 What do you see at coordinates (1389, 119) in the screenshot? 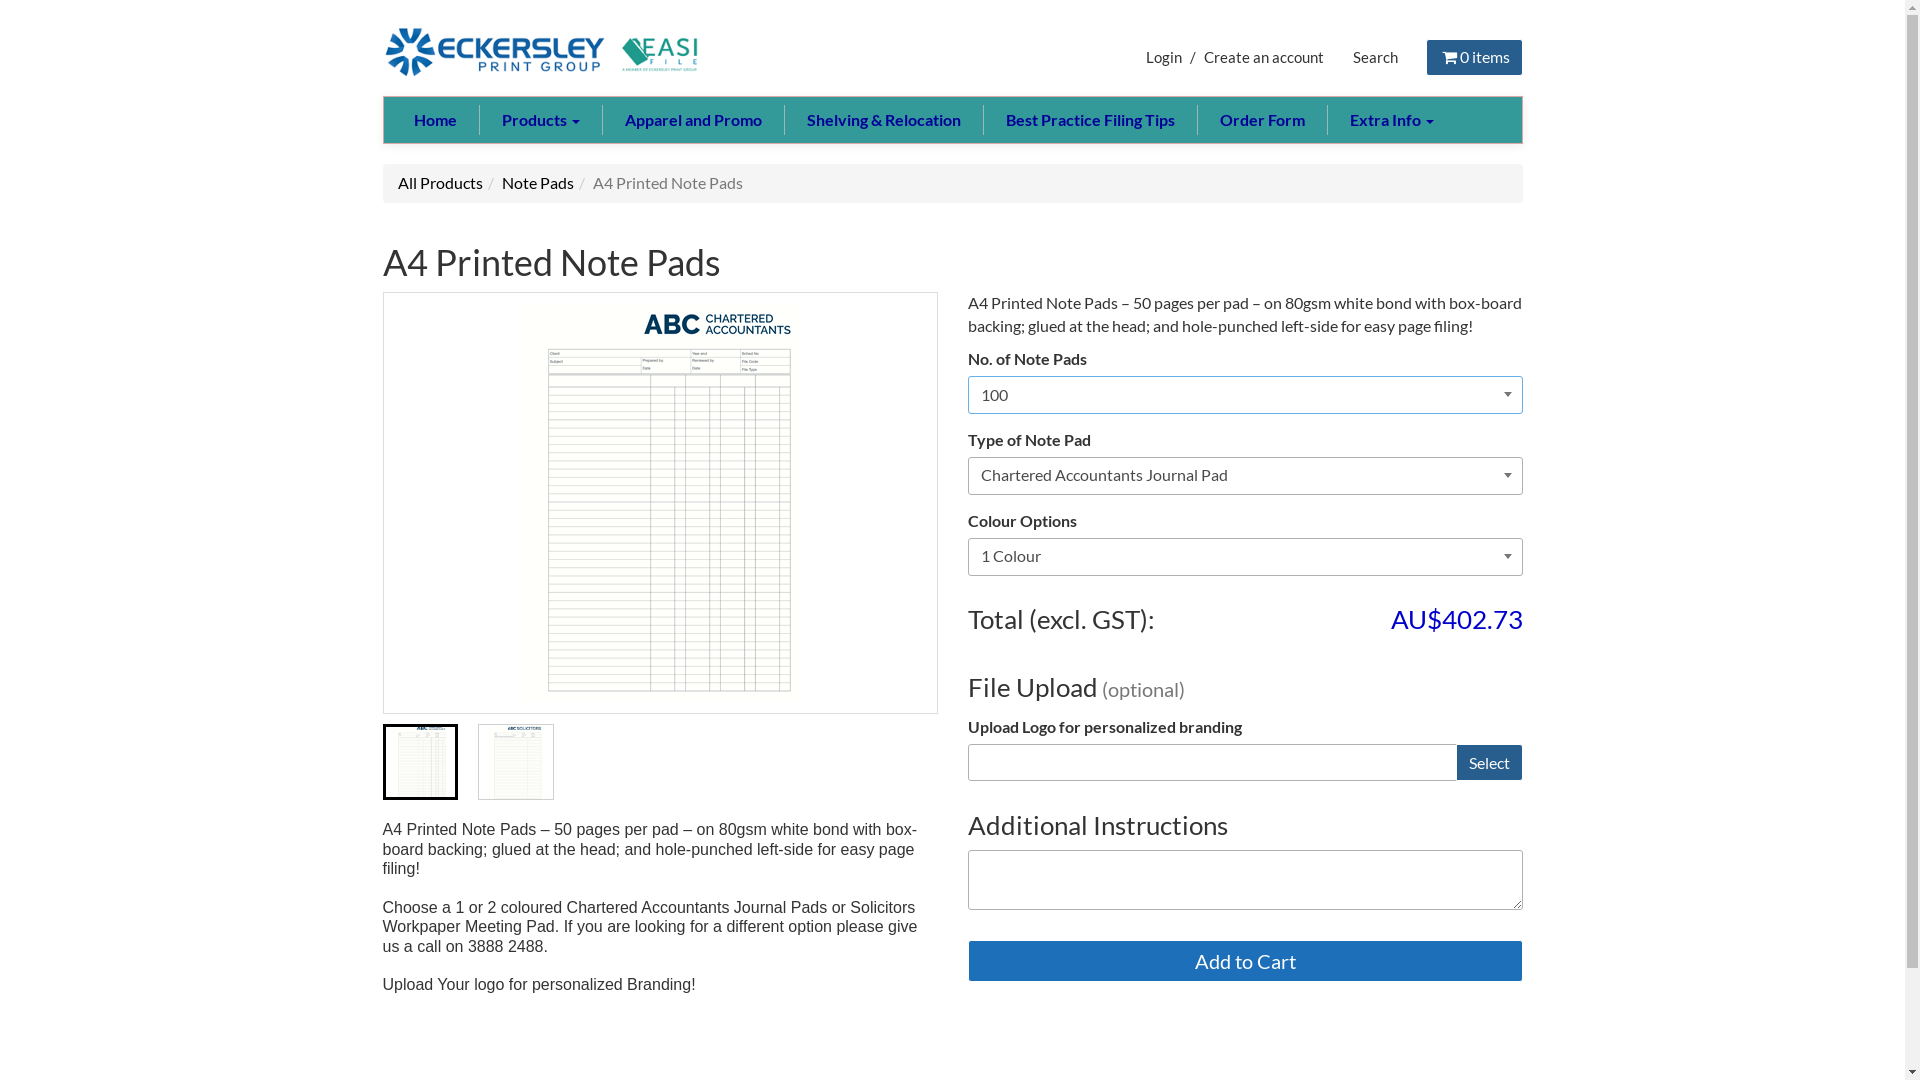
I see `'Extra Info'` at bounding box center [1389, 119].